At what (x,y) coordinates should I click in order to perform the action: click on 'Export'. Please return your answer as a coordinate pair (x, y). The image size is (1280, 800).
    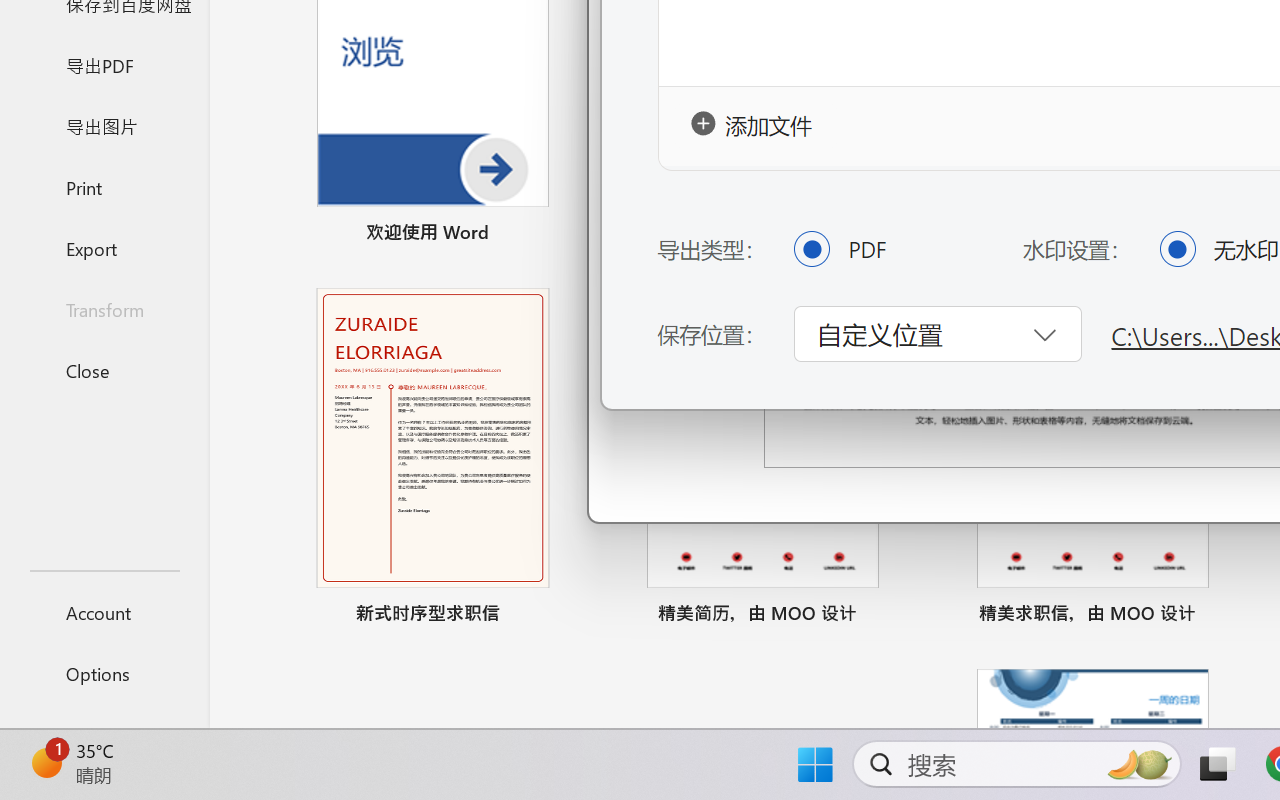
    Looking at the image, I should click on (103, 247).